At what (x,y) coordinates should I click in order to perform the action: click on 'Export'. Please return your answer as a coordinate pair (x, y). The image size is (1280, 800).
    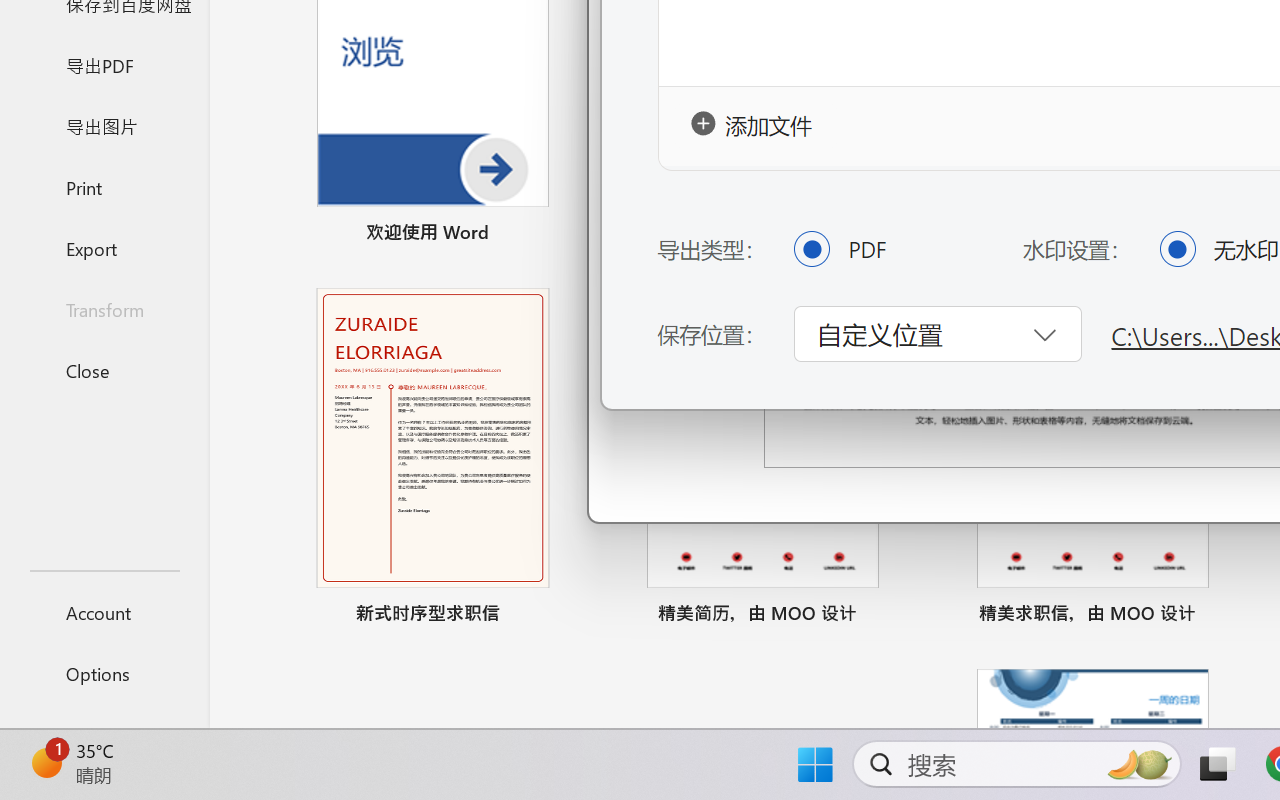
    Looking at the image, I should click on (103, 247).